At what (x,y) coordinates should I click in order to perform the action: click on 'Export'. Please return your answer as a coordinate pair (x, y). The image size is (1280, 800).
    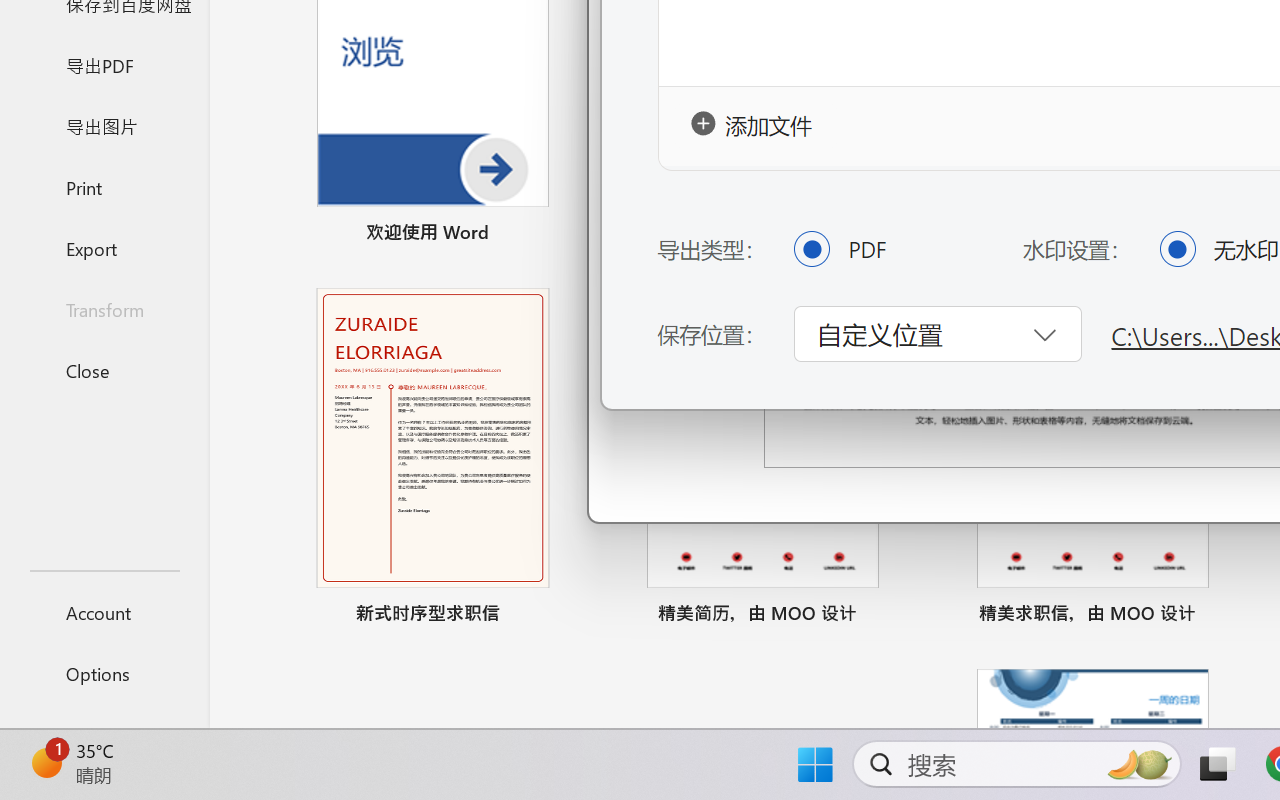
    Looking at the image, I should click on (103, 247).